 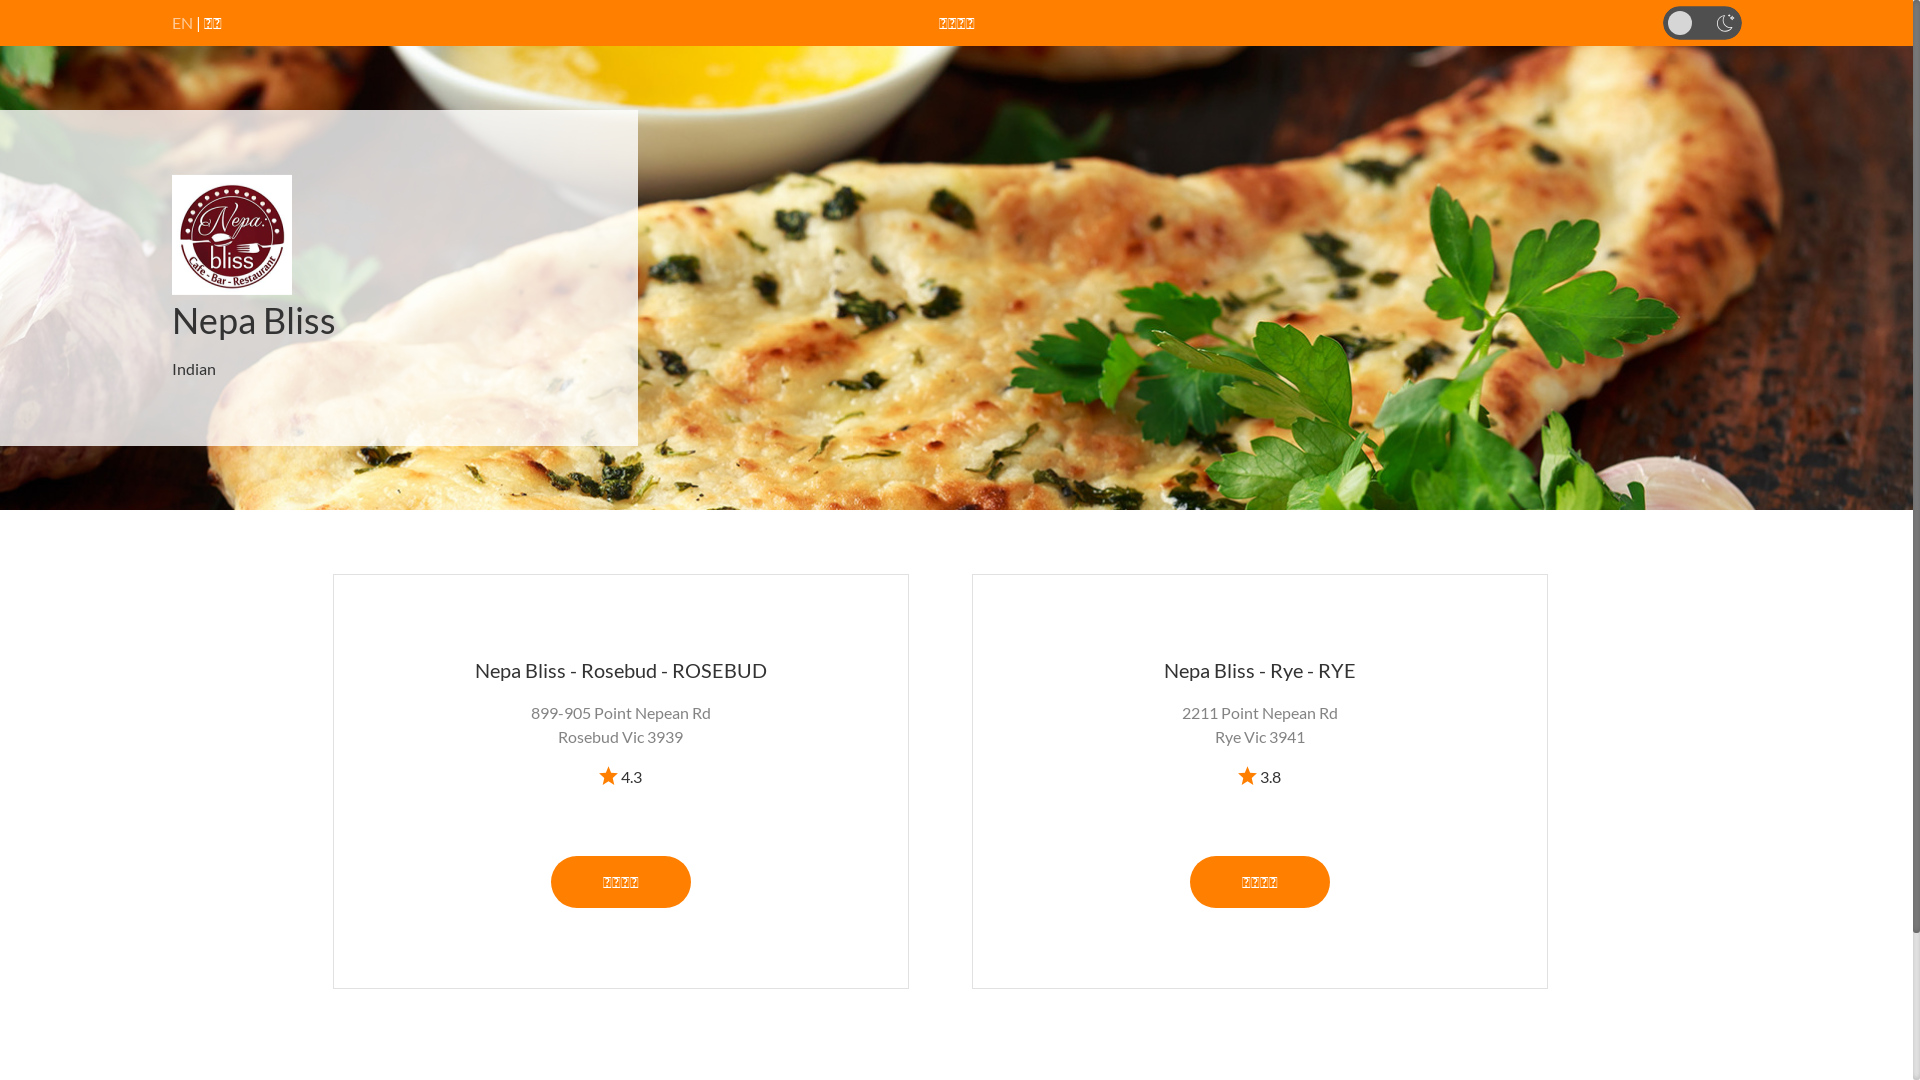 What do you see at coordinates (182, 22) in the screenshot?
I see `'EN'` at bounding box center [182, 22].